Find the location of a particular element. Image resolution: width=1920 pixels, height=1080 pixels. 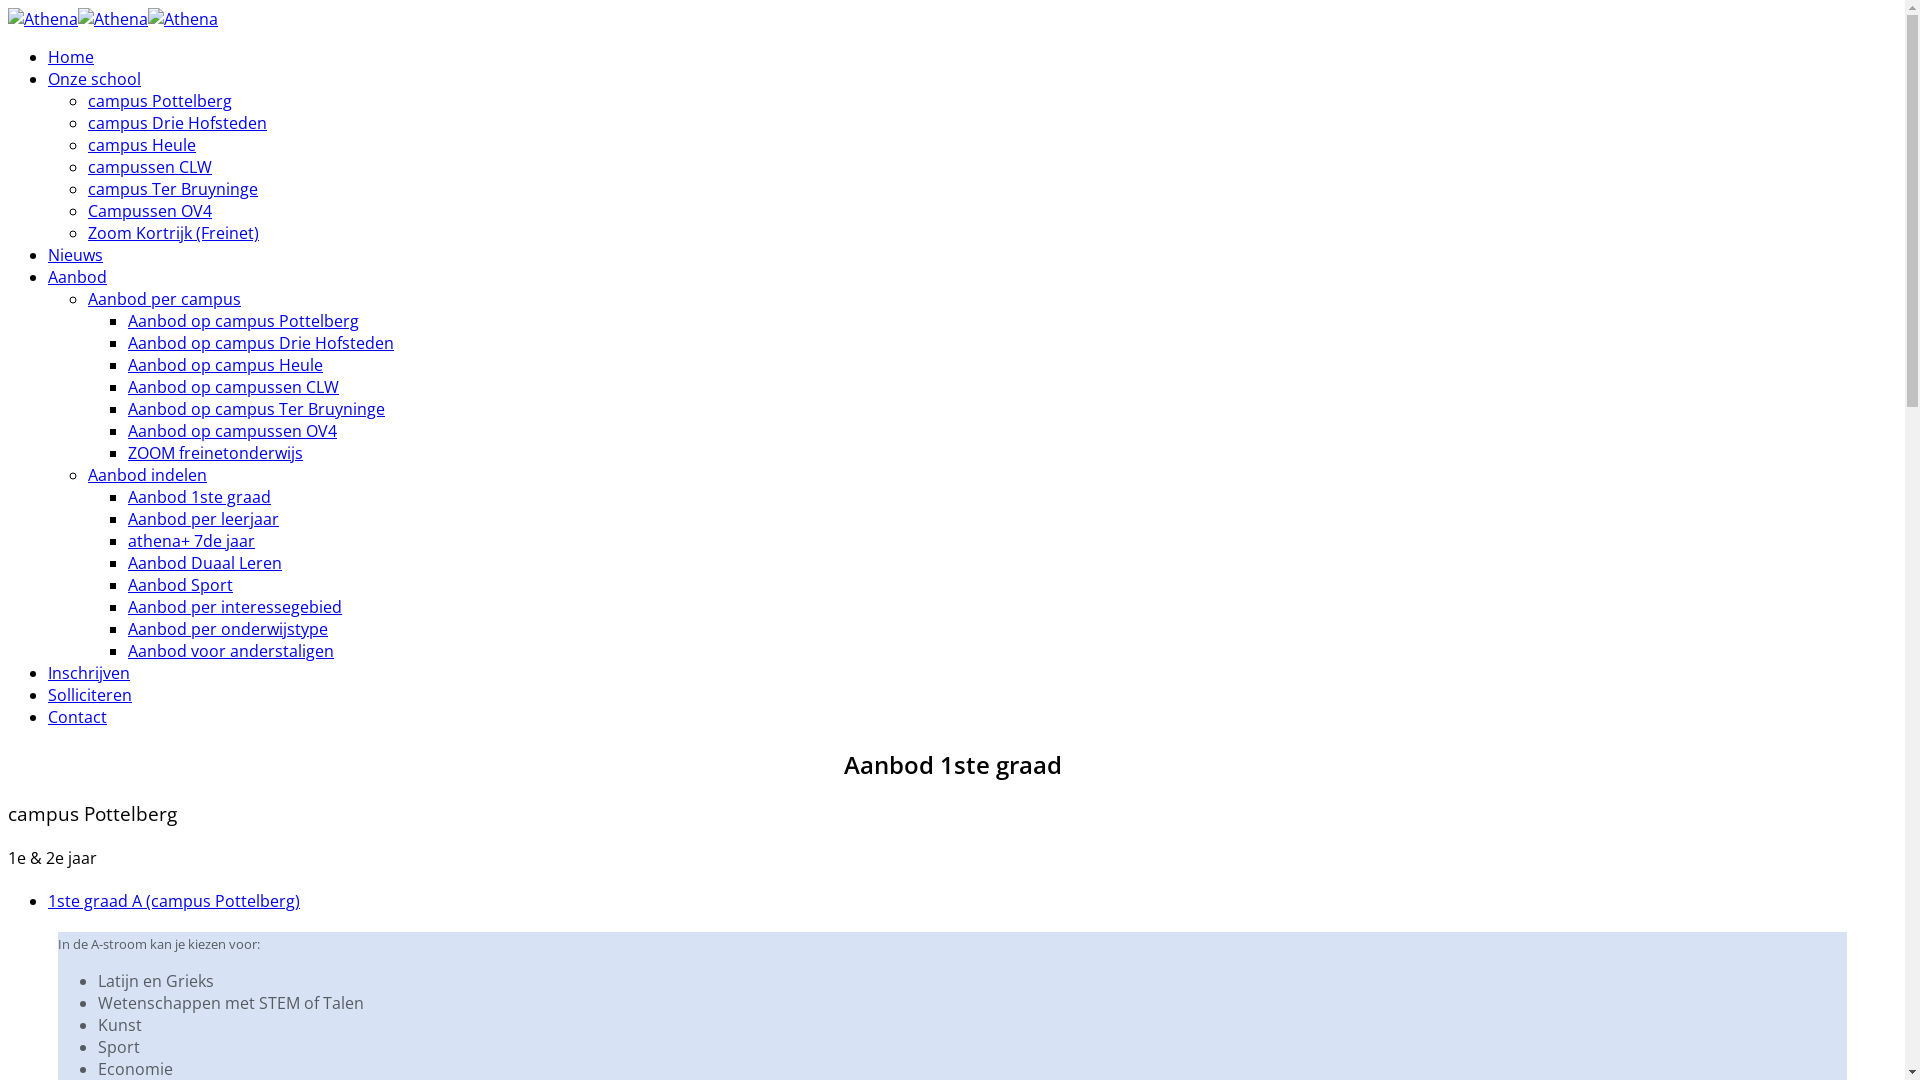

'Aanbod op campus Heule' is located at coordinates (225, 365).